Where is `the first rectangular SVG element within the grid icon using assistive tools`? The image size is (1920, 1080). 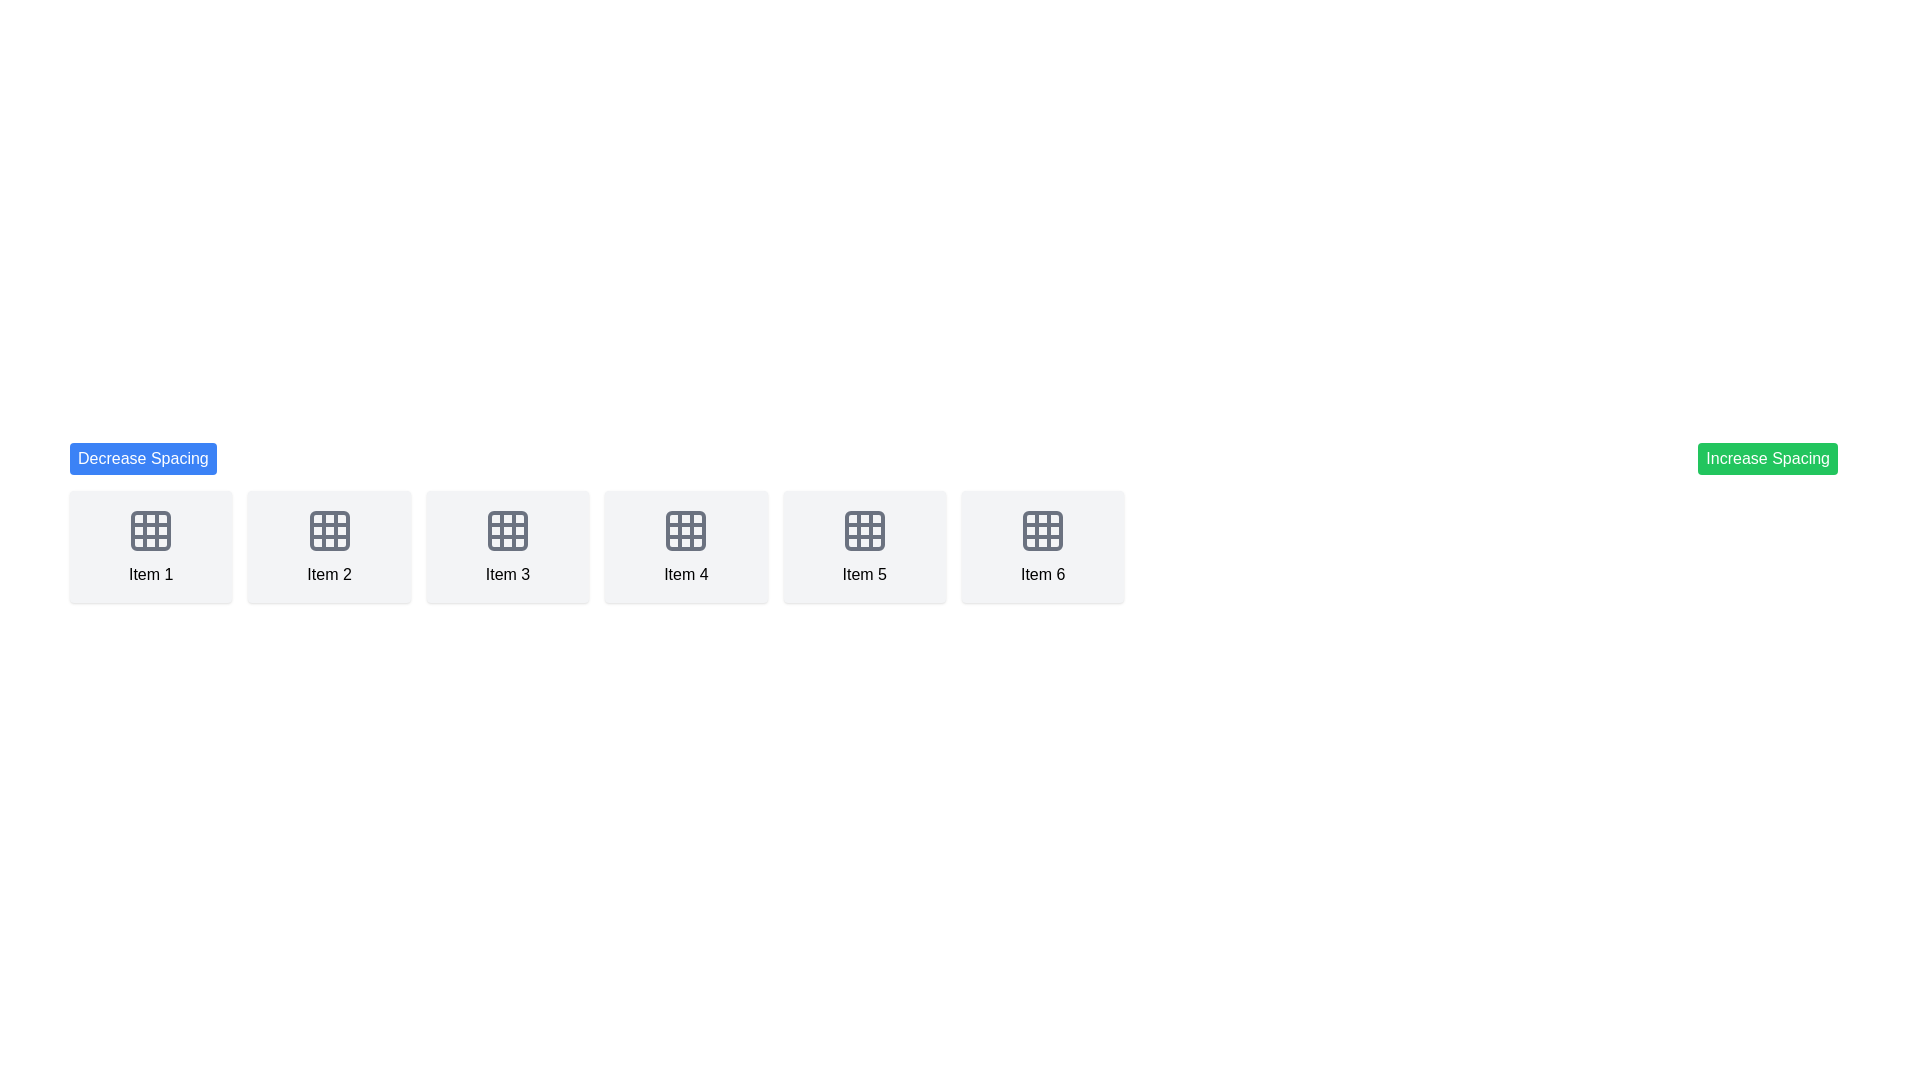 the first rectangular SVG element within the grid icon using assistive tools is located at coordinates (150, 530).